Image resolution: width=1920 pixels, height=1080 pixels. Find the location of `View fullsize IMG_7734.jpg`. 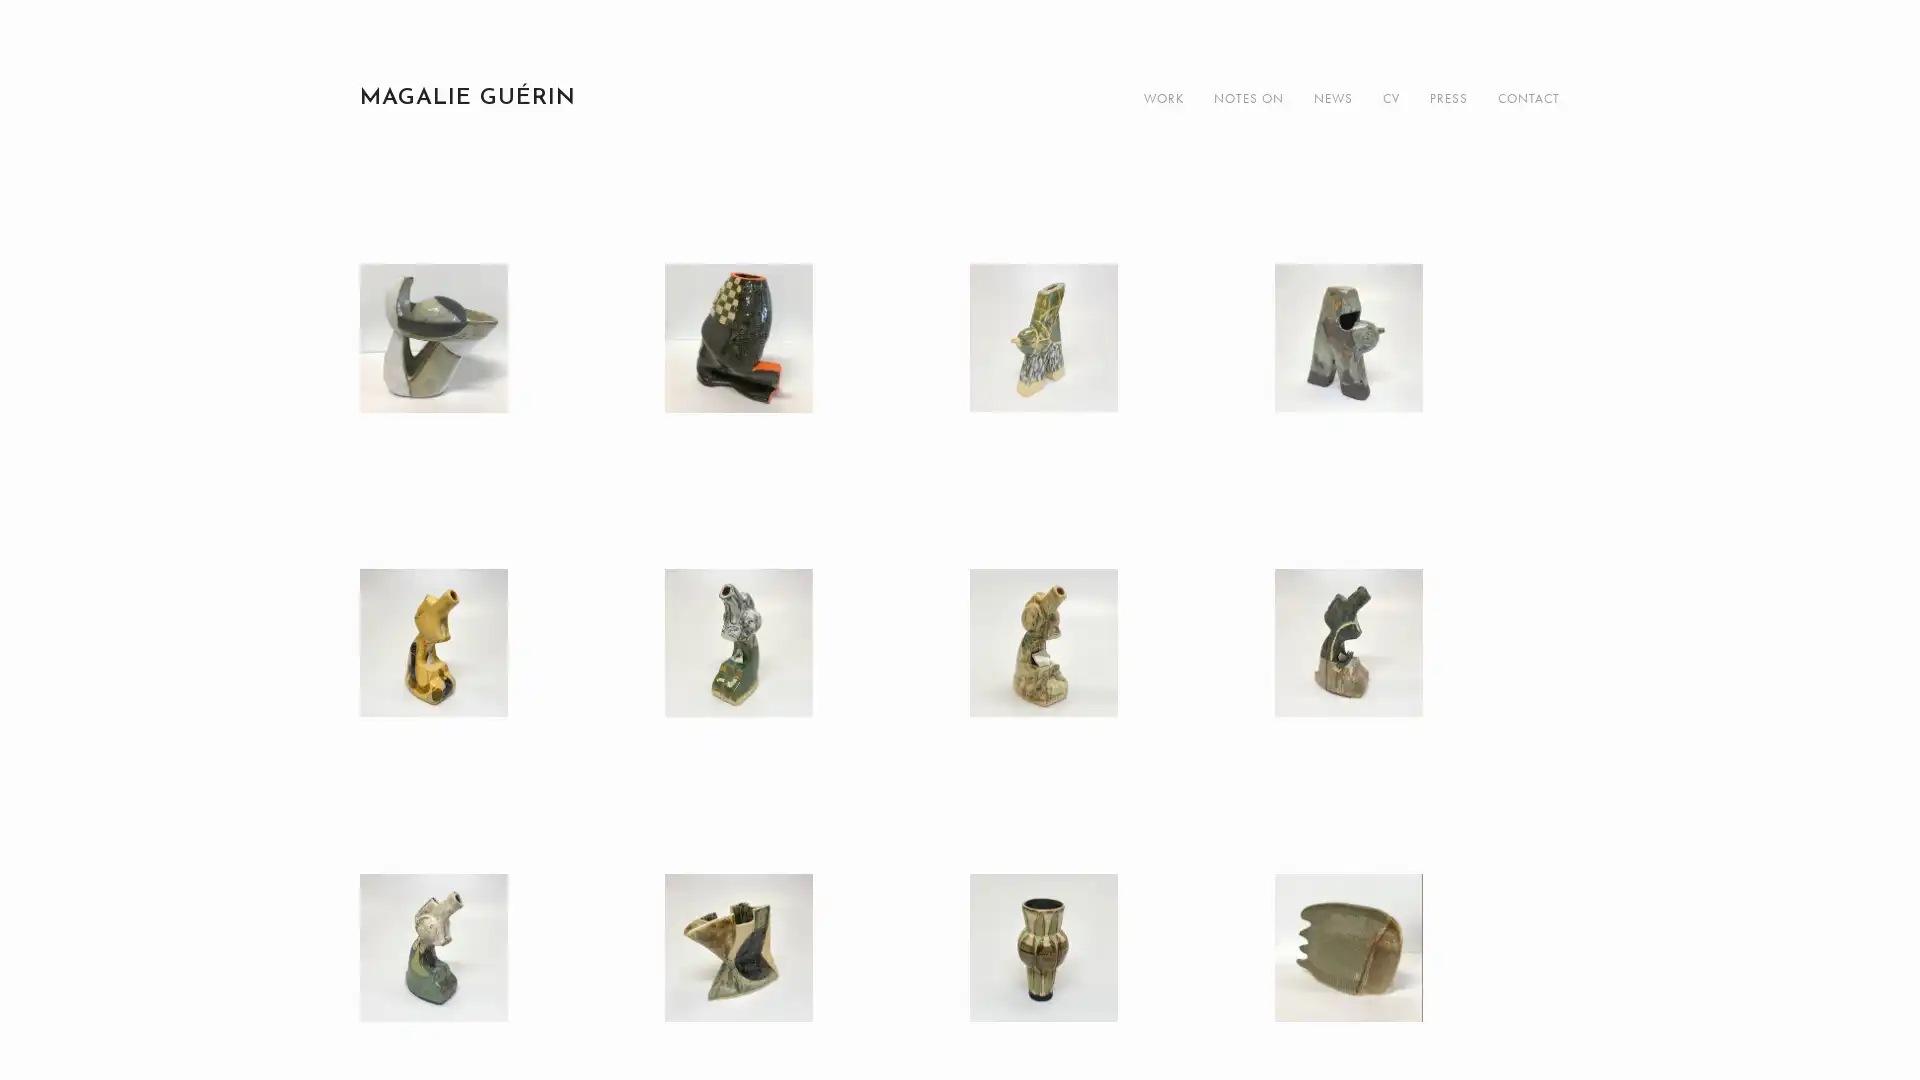

View fullsize IMG_7734.jpg is located at coordinates (502, 710).